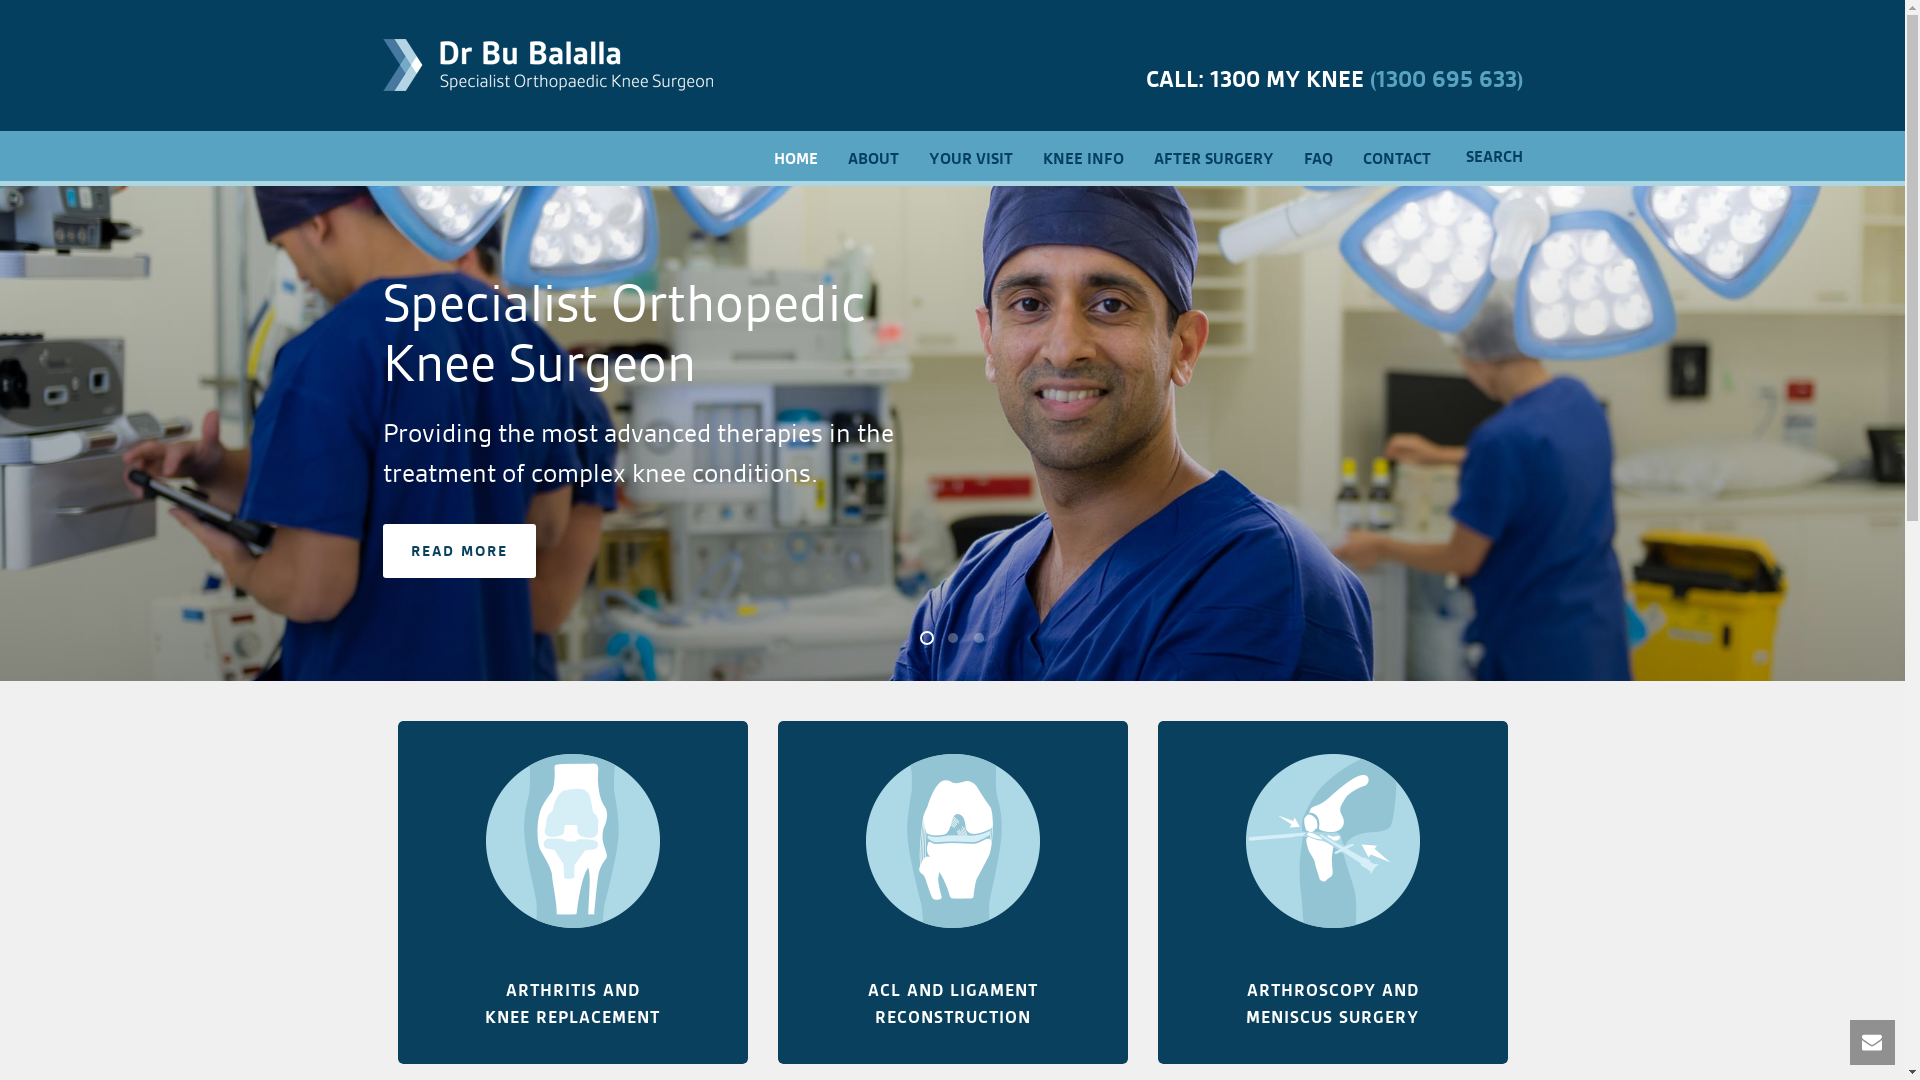 This screenshot has width=1920, height=1080. Describe the element at coordinates (970, 156) in the screenshot. I see `'YOUR VISIT'` at that location.